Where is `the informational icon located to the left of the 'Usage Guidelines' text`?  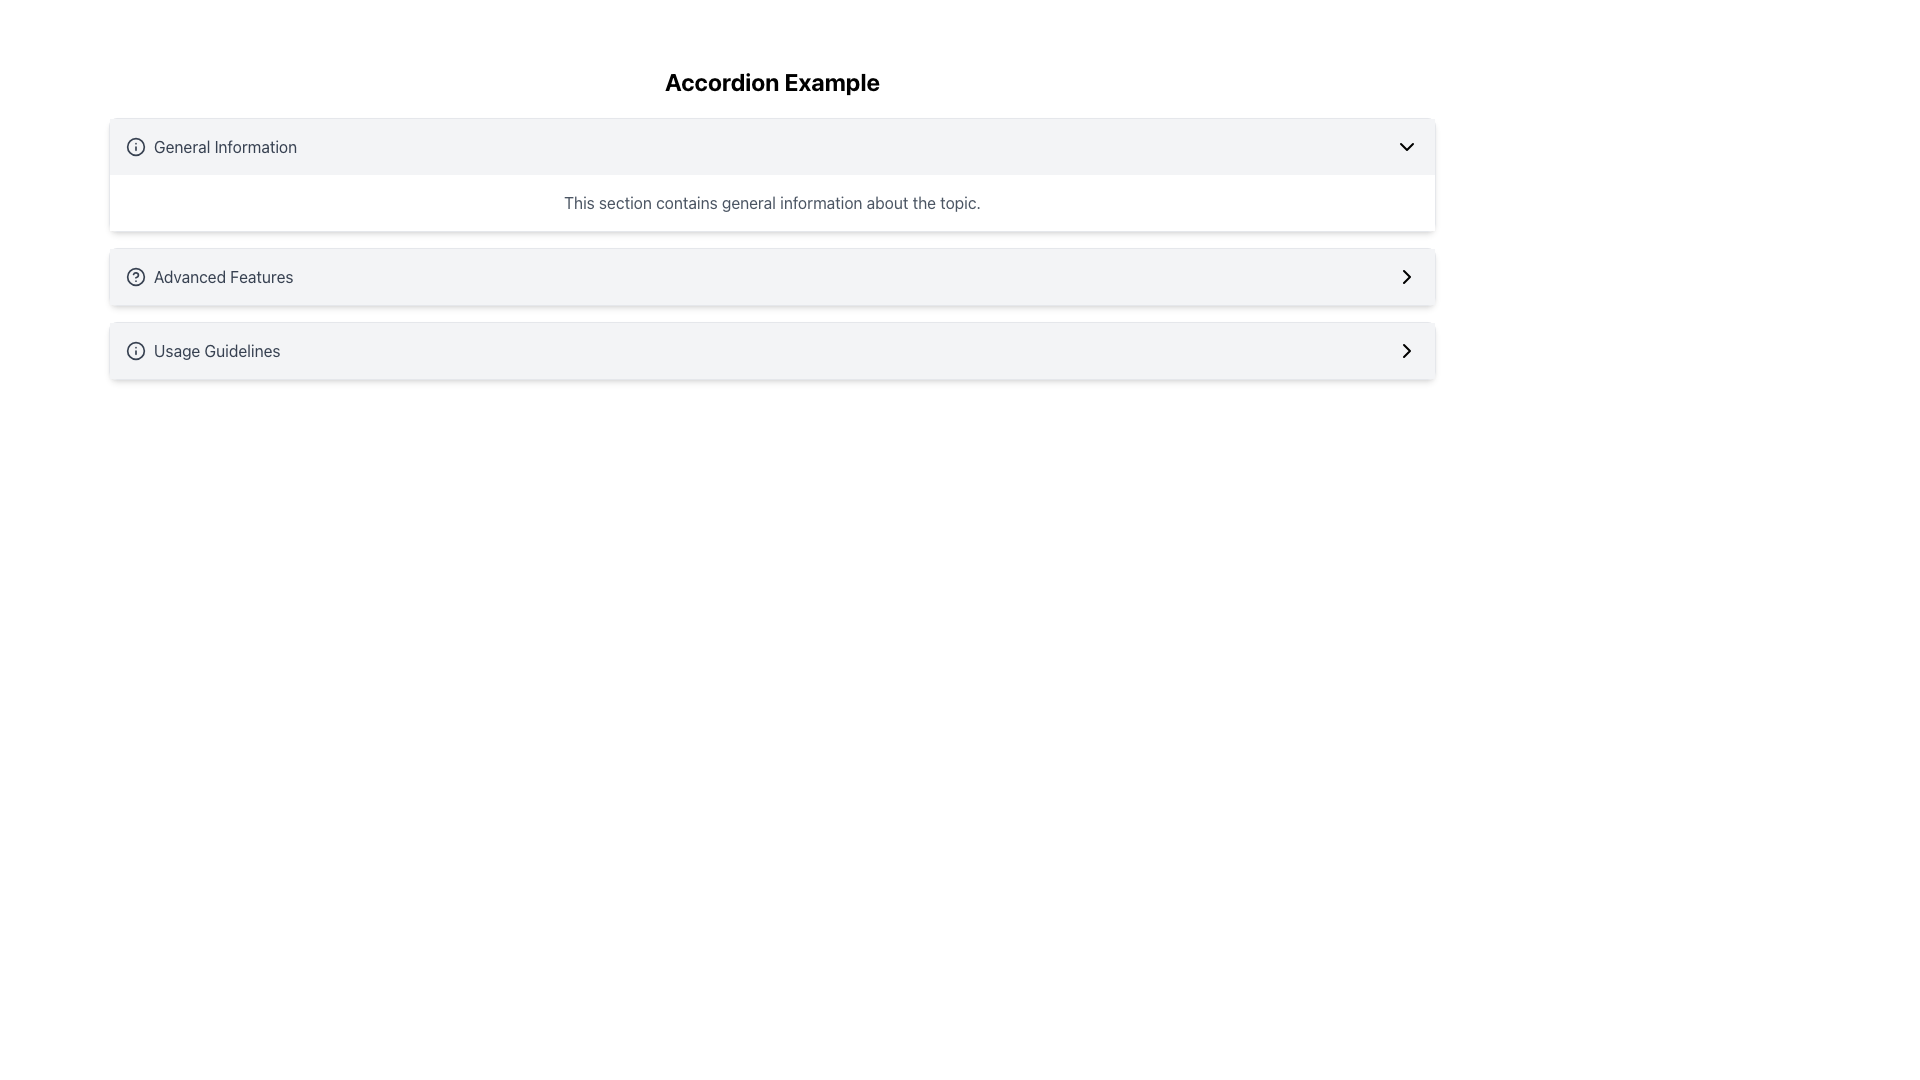 the informational icon located to the left of the 'Usage Guidelines' text is located at coordinates (134, 350).